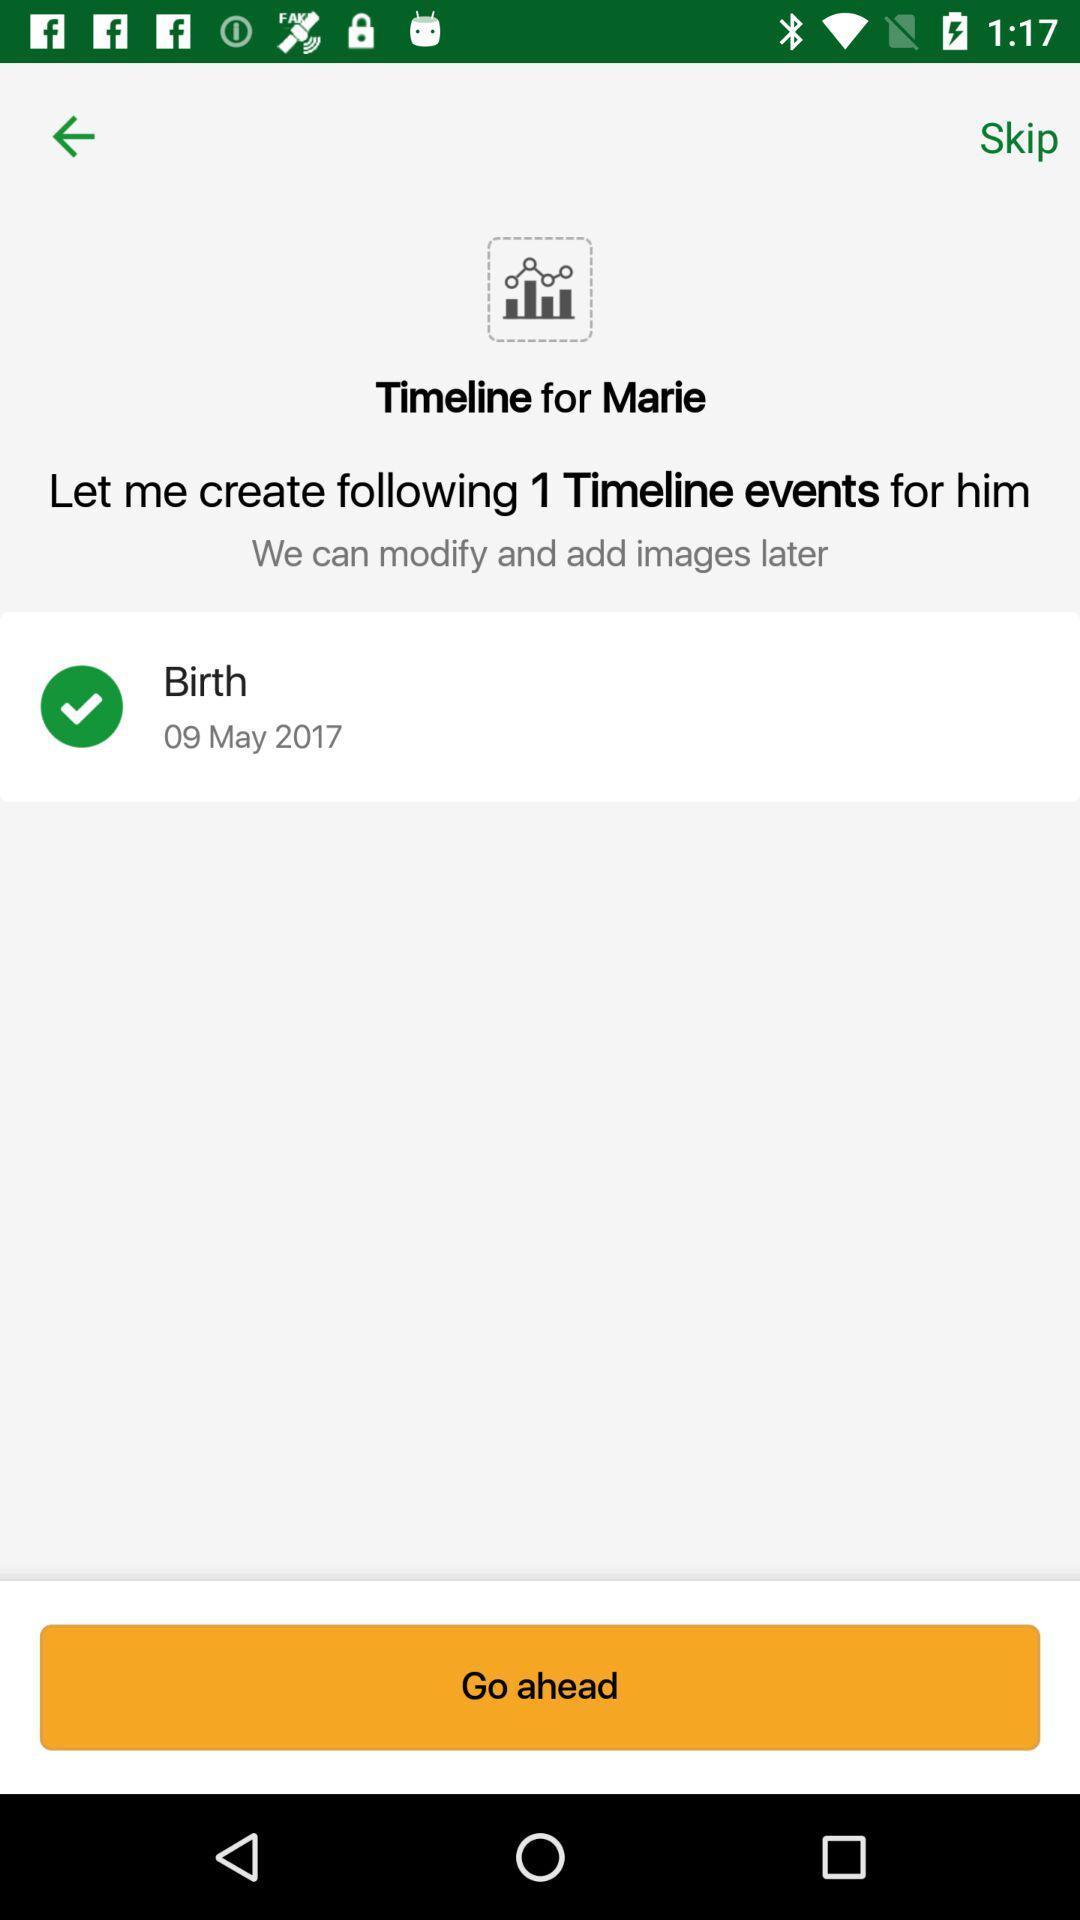  I want to click on skip item, so click(1019, 135).